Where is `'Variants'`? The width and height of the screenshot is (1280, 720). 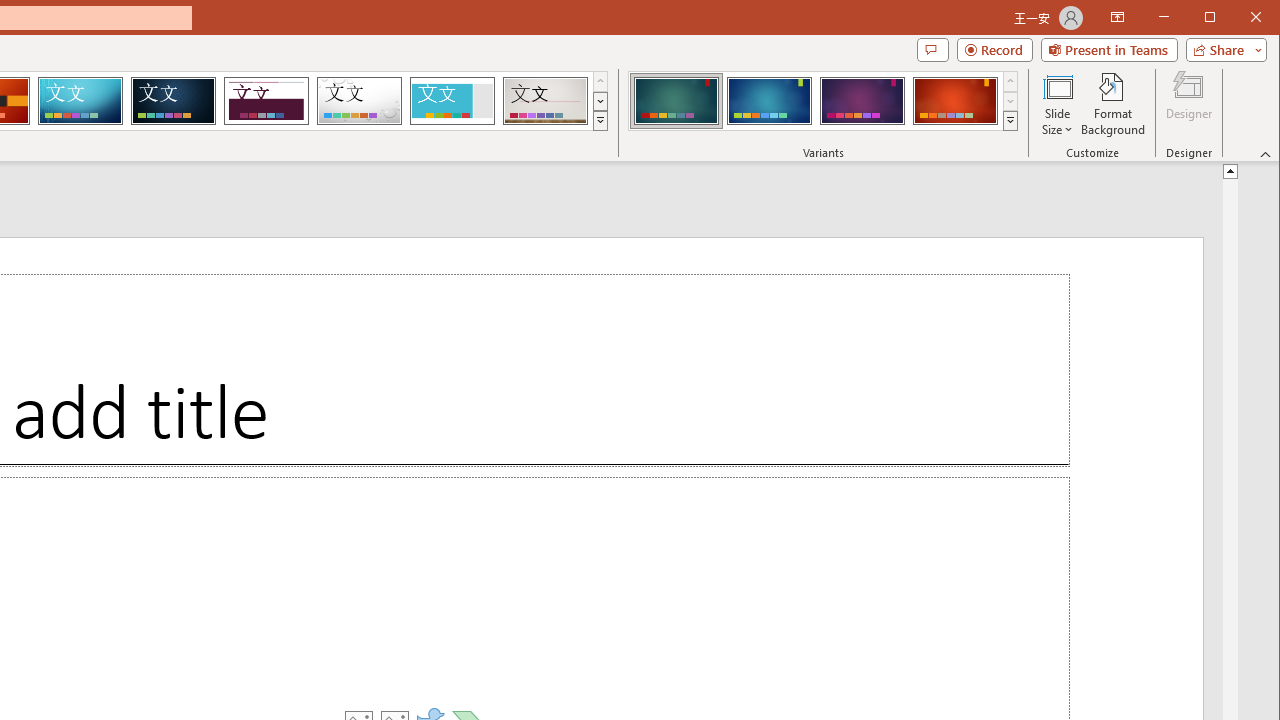 'Variants' is located at coordinates (1010, 120).